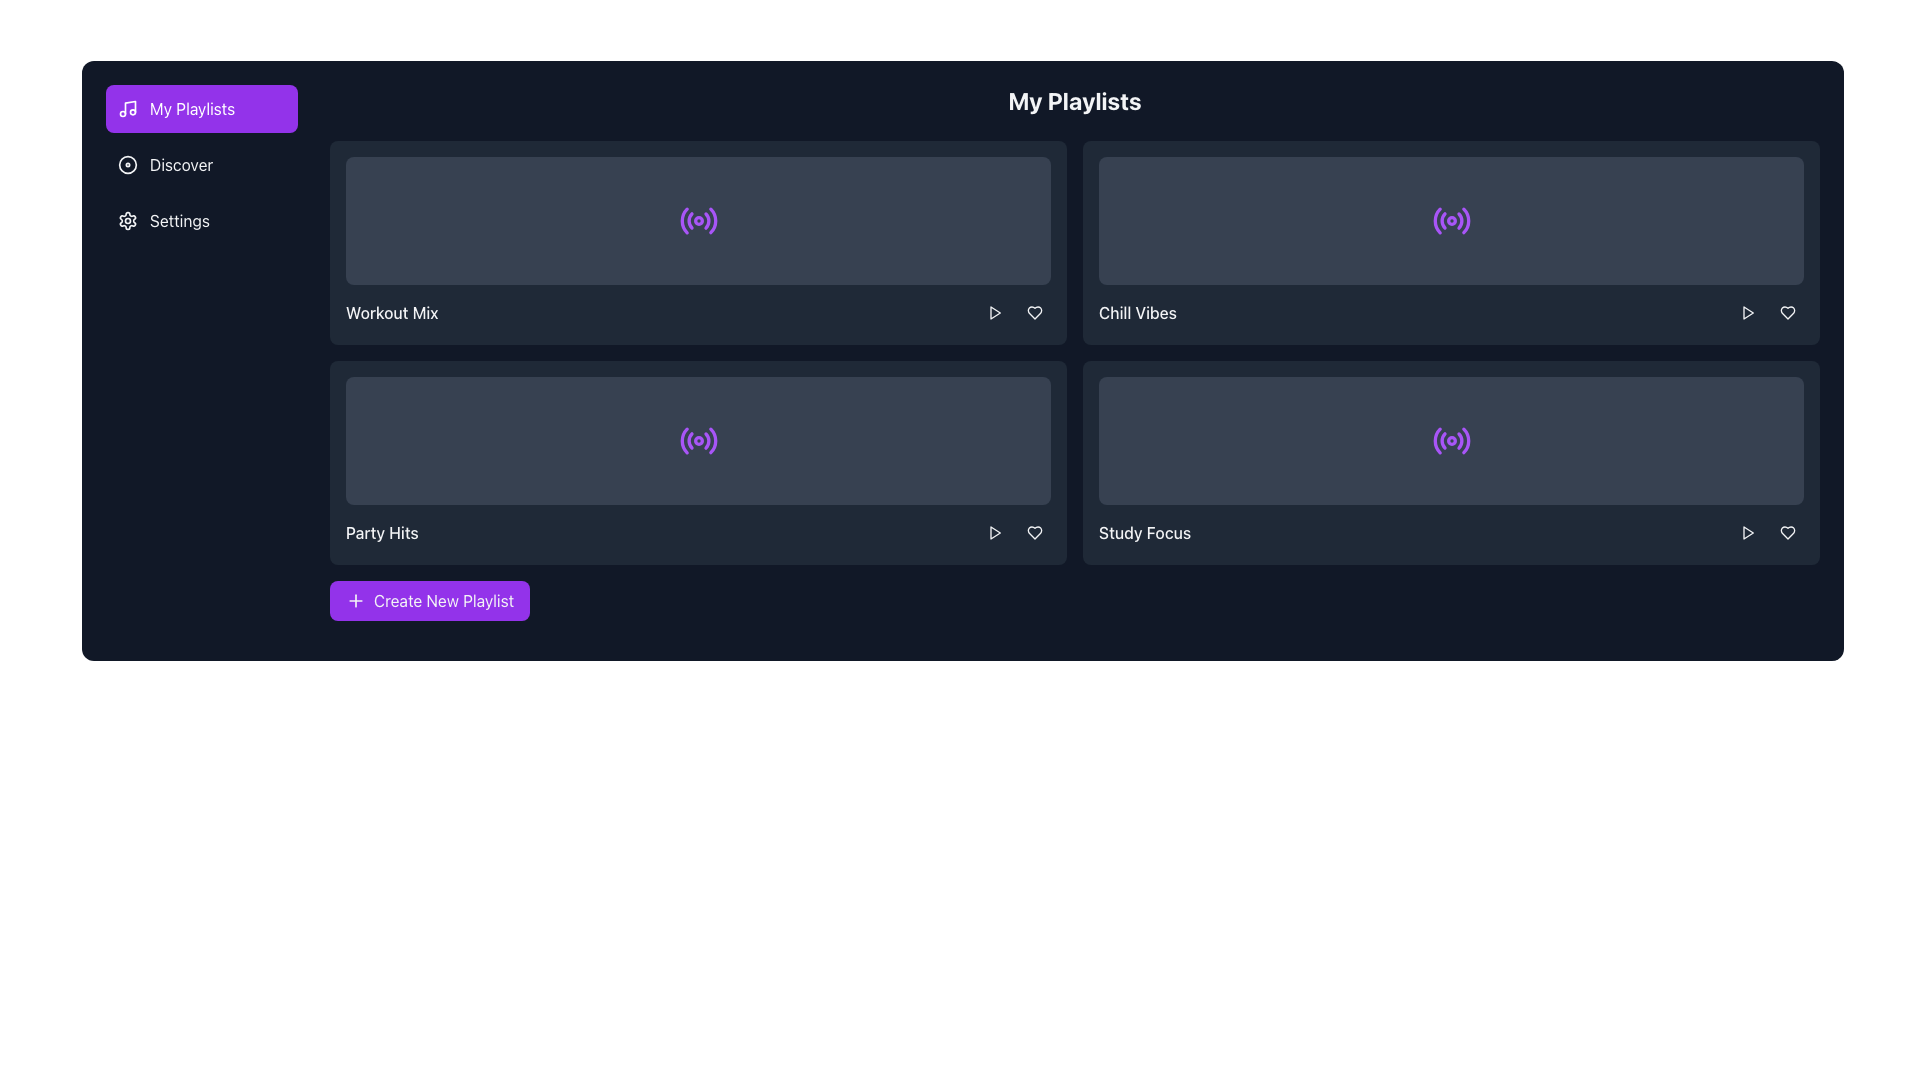 The image size is (1920, 1080). I want to click on the play button icon located at the bottom-right corner of the 'Study Focus' playlist card, so click(1746, 531).